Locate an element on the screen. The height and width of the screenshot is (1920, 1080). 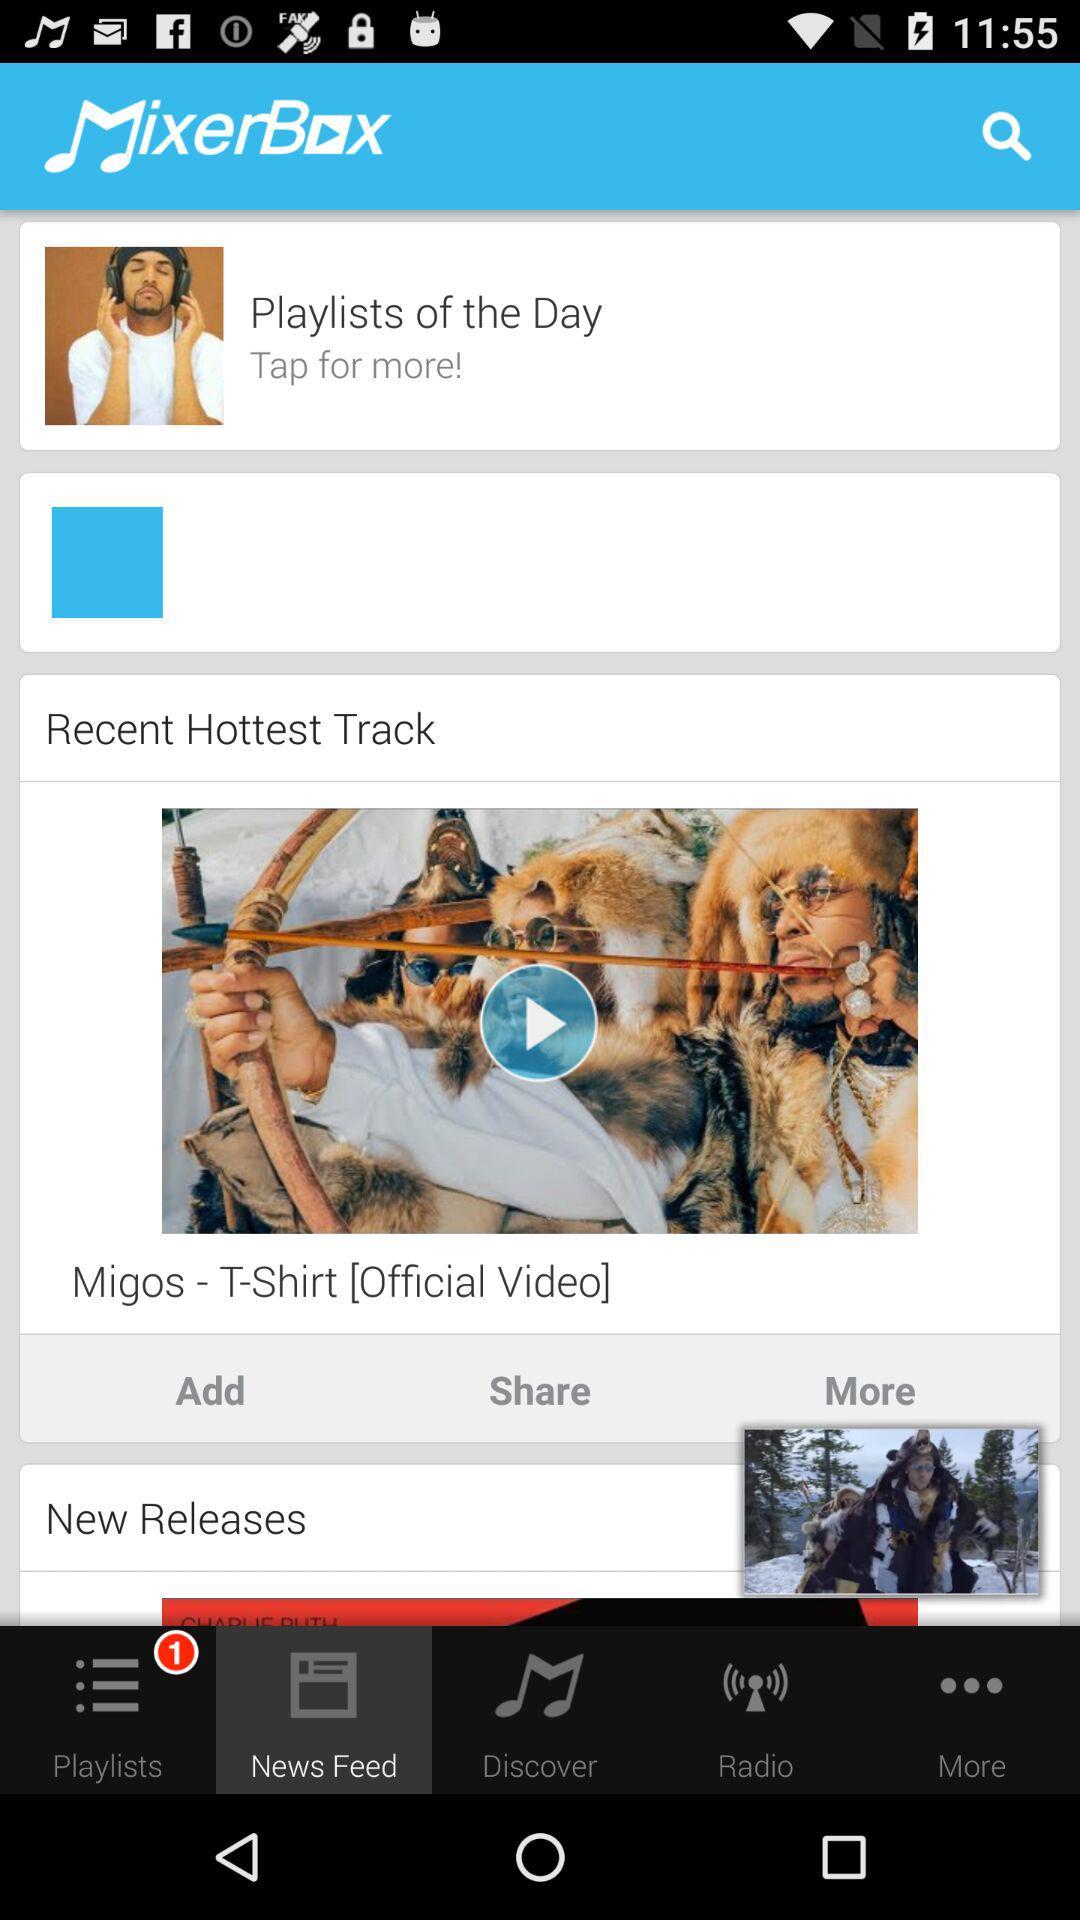
the icon next to the share is located at coordinates (209, 1388).